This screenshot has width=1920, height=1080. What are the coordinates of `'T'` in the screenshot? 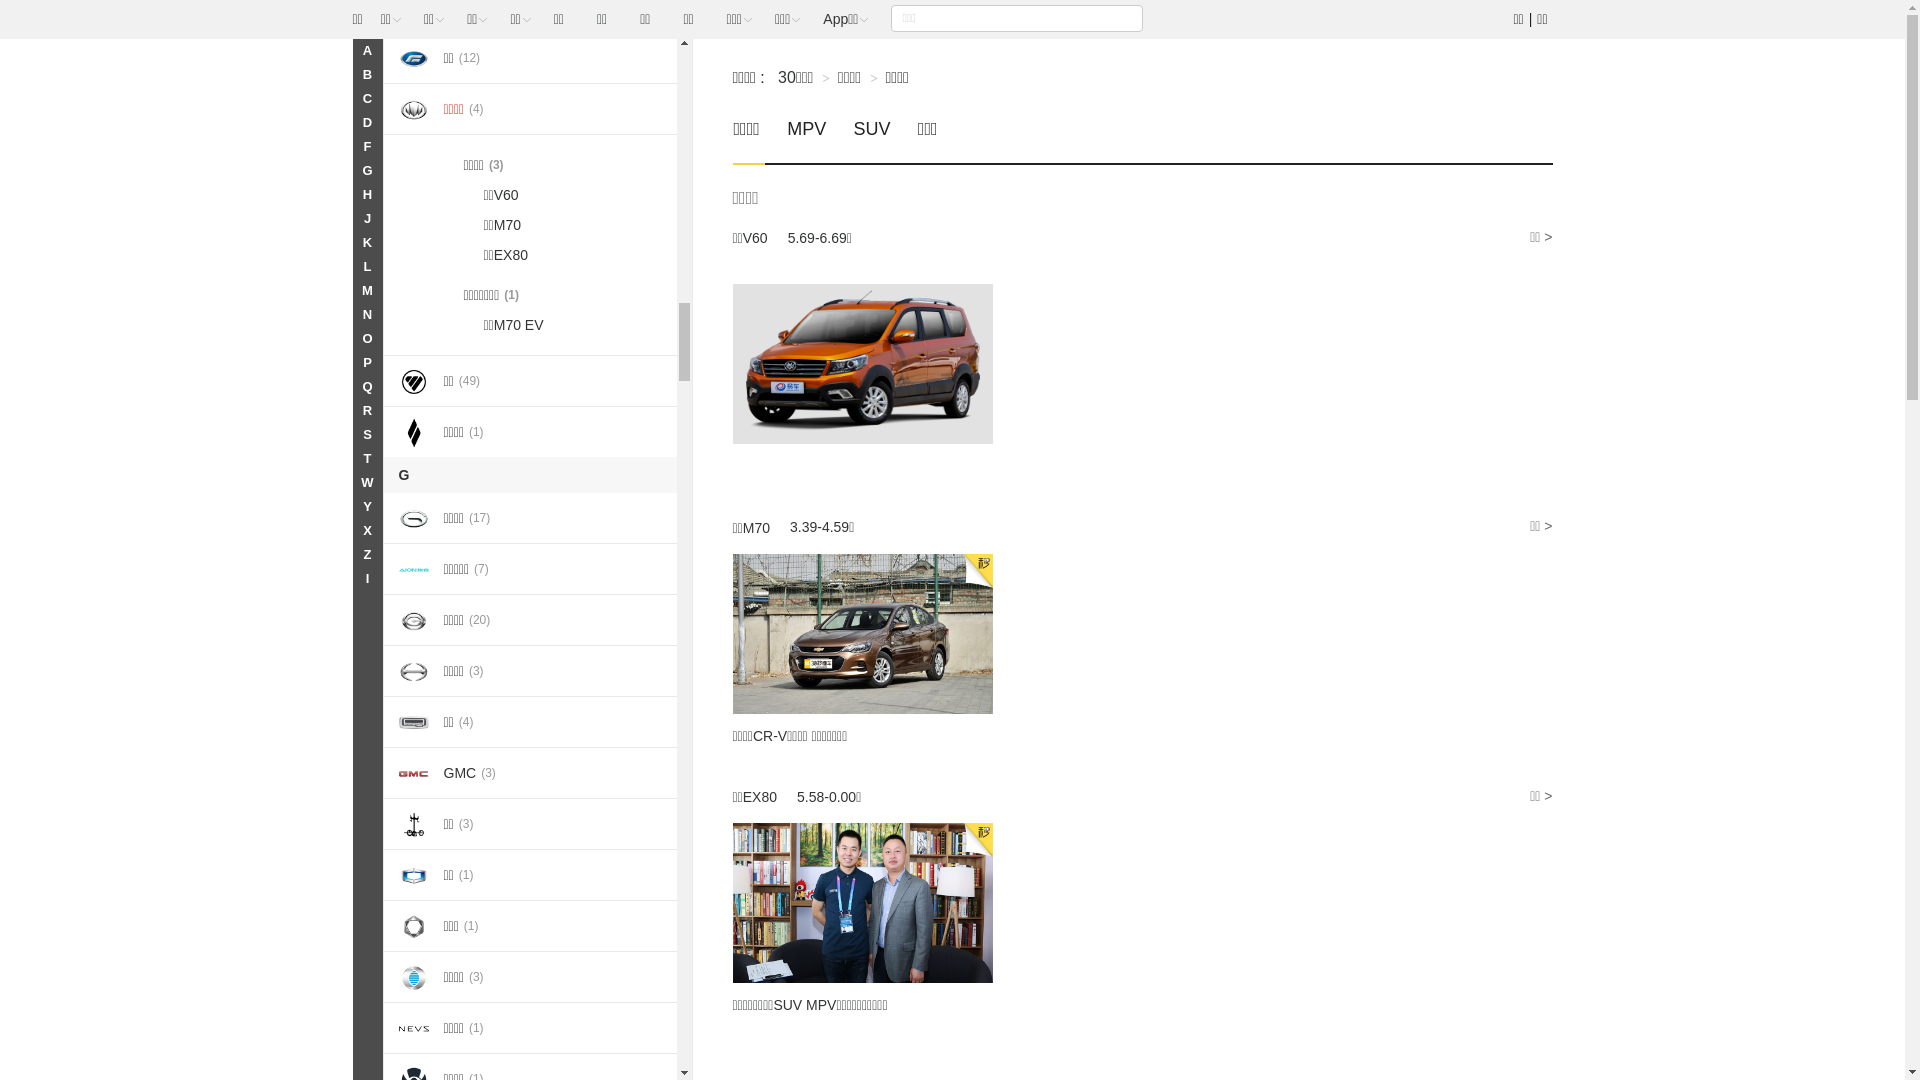 It's located at (366, 459).